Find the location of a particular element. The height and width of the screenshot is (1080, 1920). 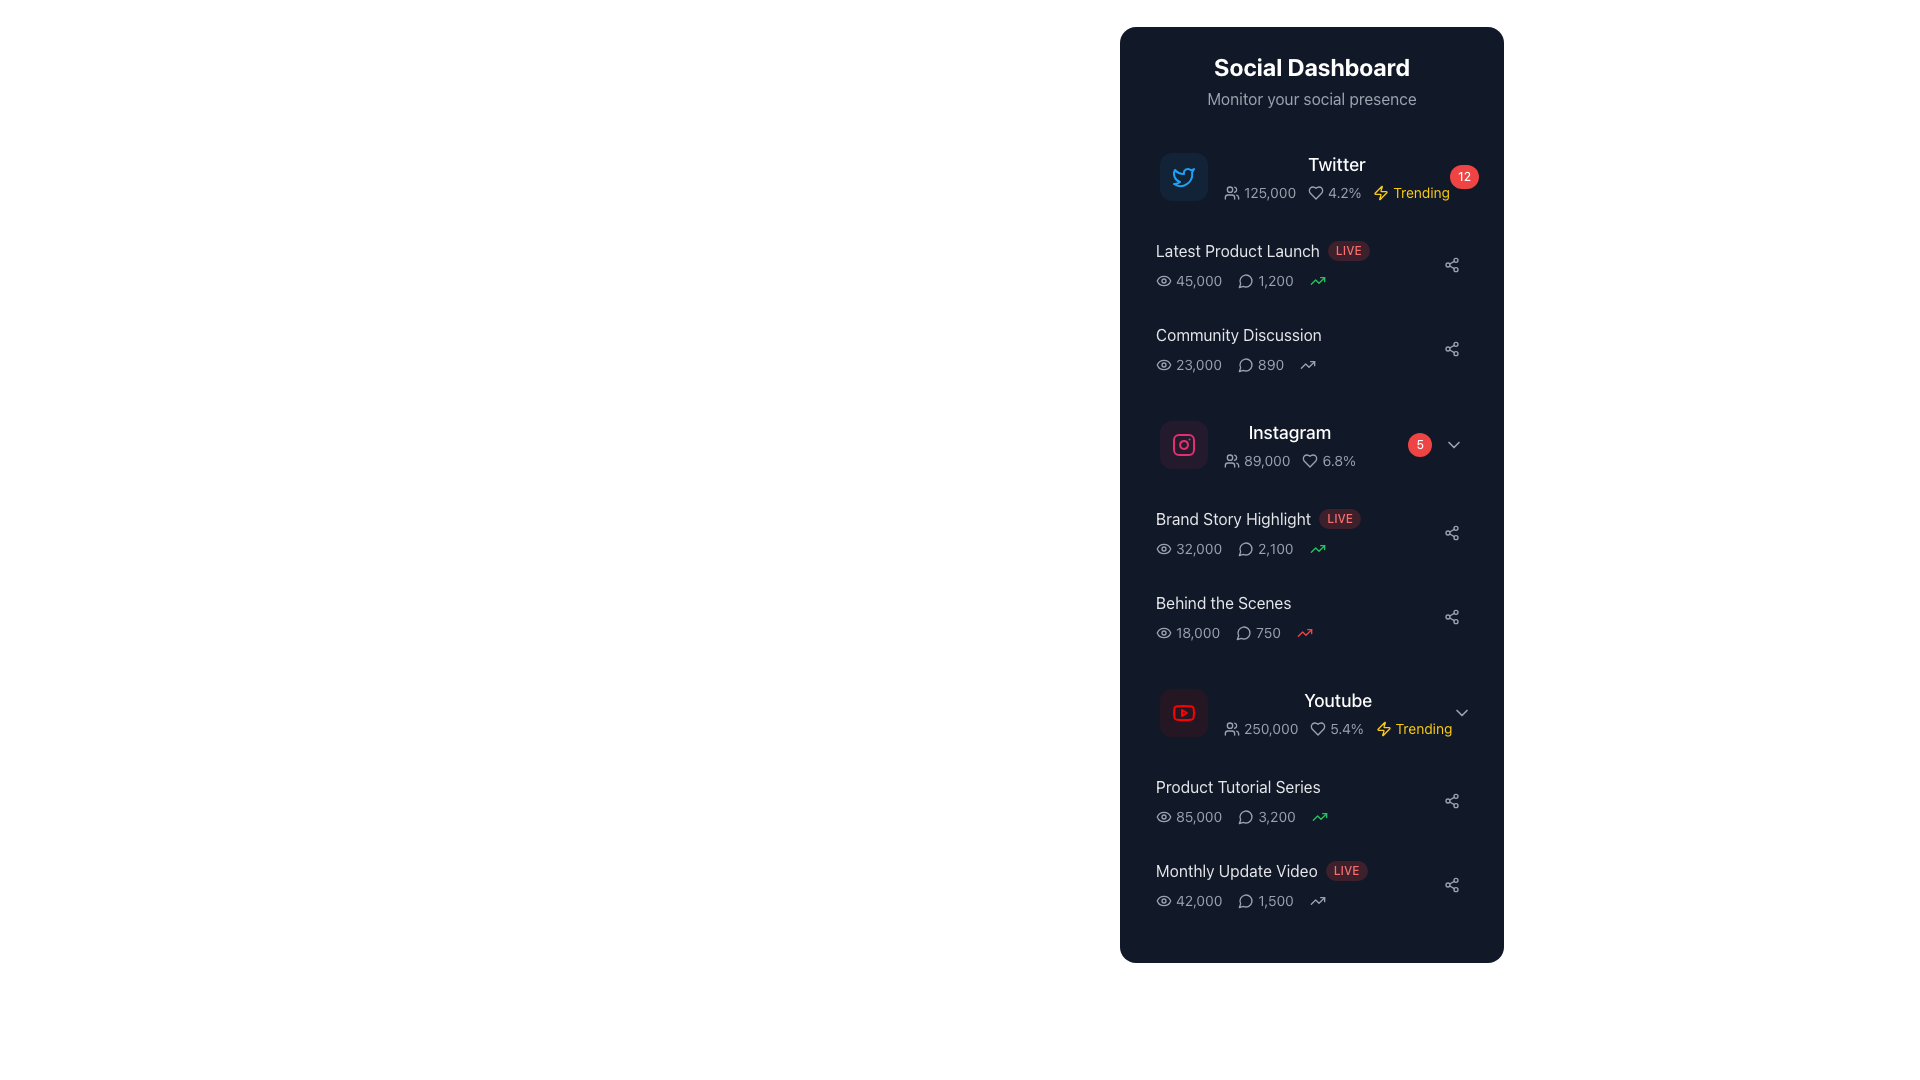

the information display group containing the eye icon, views count '42,000', chat icon, and comments count '1,500' for additional options is located at coordinates (1296, 901).